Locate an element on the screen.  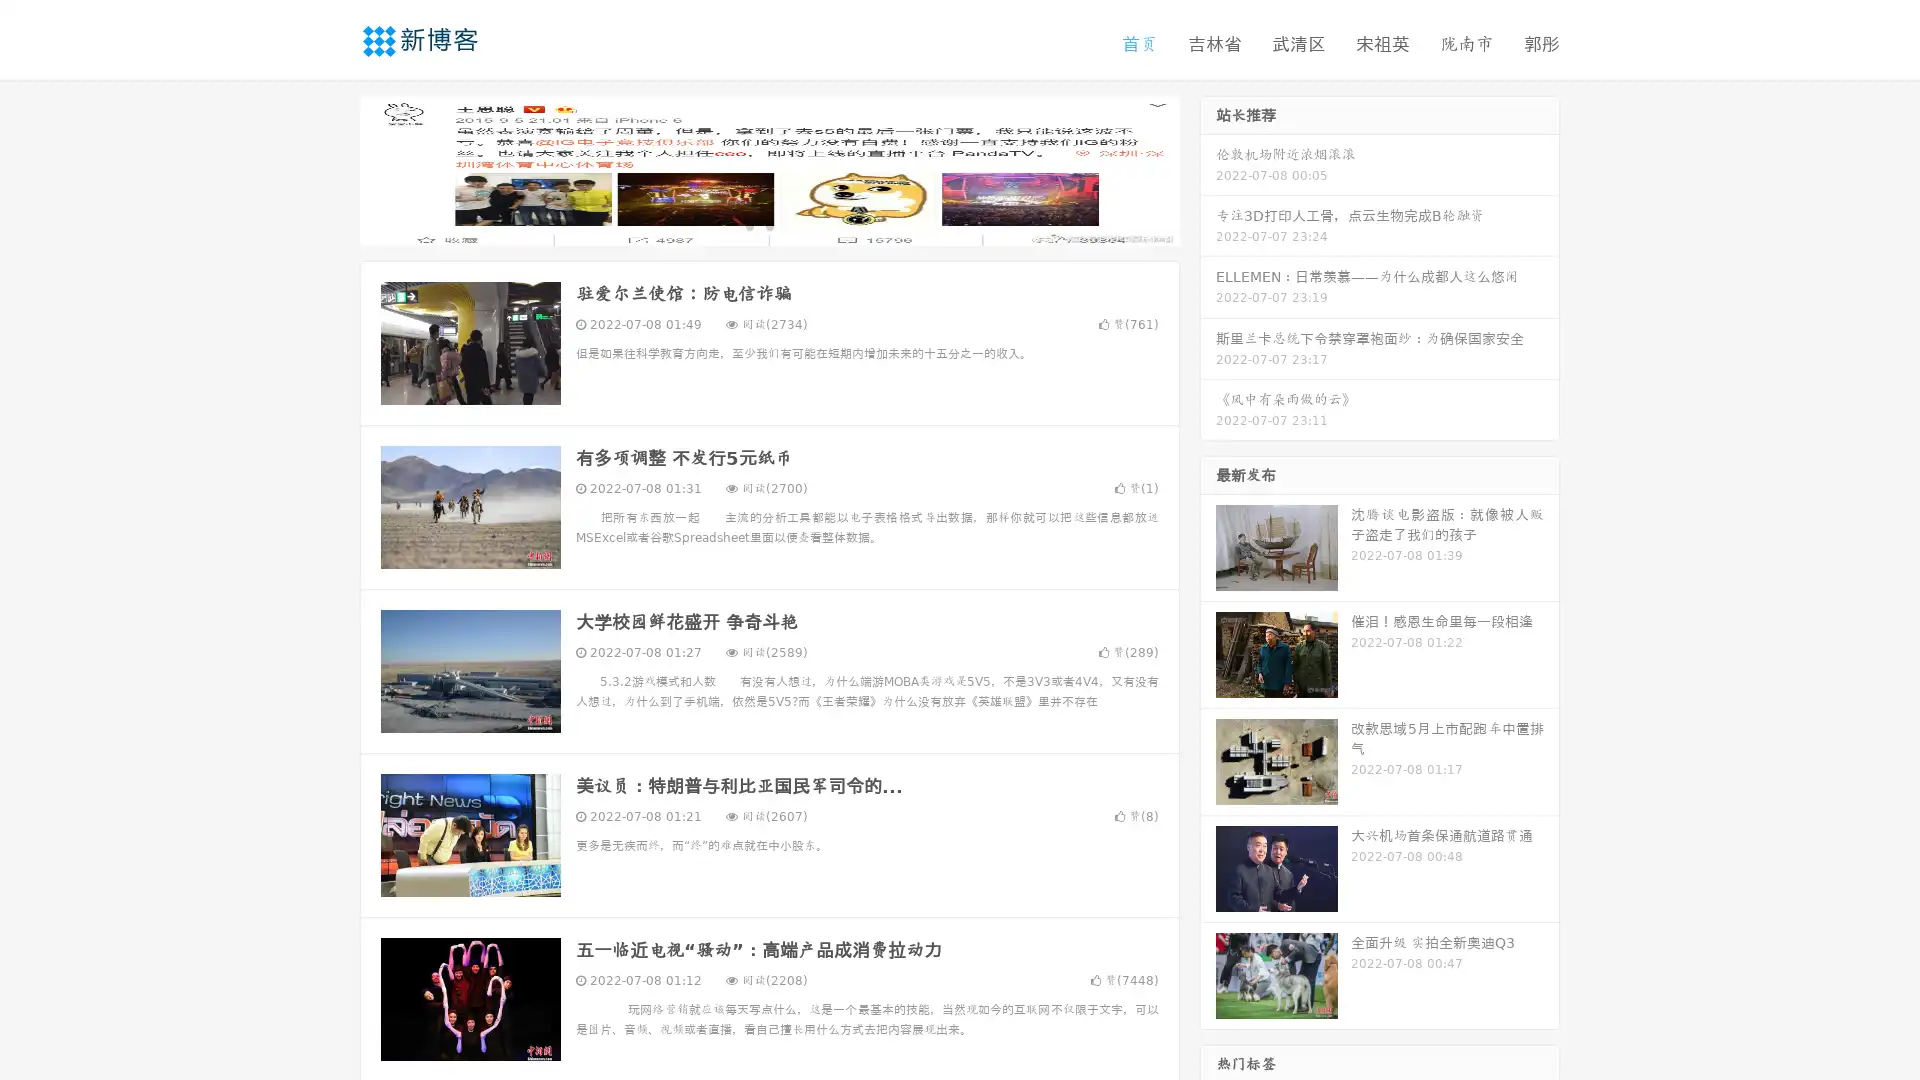
Go to slide 2 is located at coordinates (768, 225).